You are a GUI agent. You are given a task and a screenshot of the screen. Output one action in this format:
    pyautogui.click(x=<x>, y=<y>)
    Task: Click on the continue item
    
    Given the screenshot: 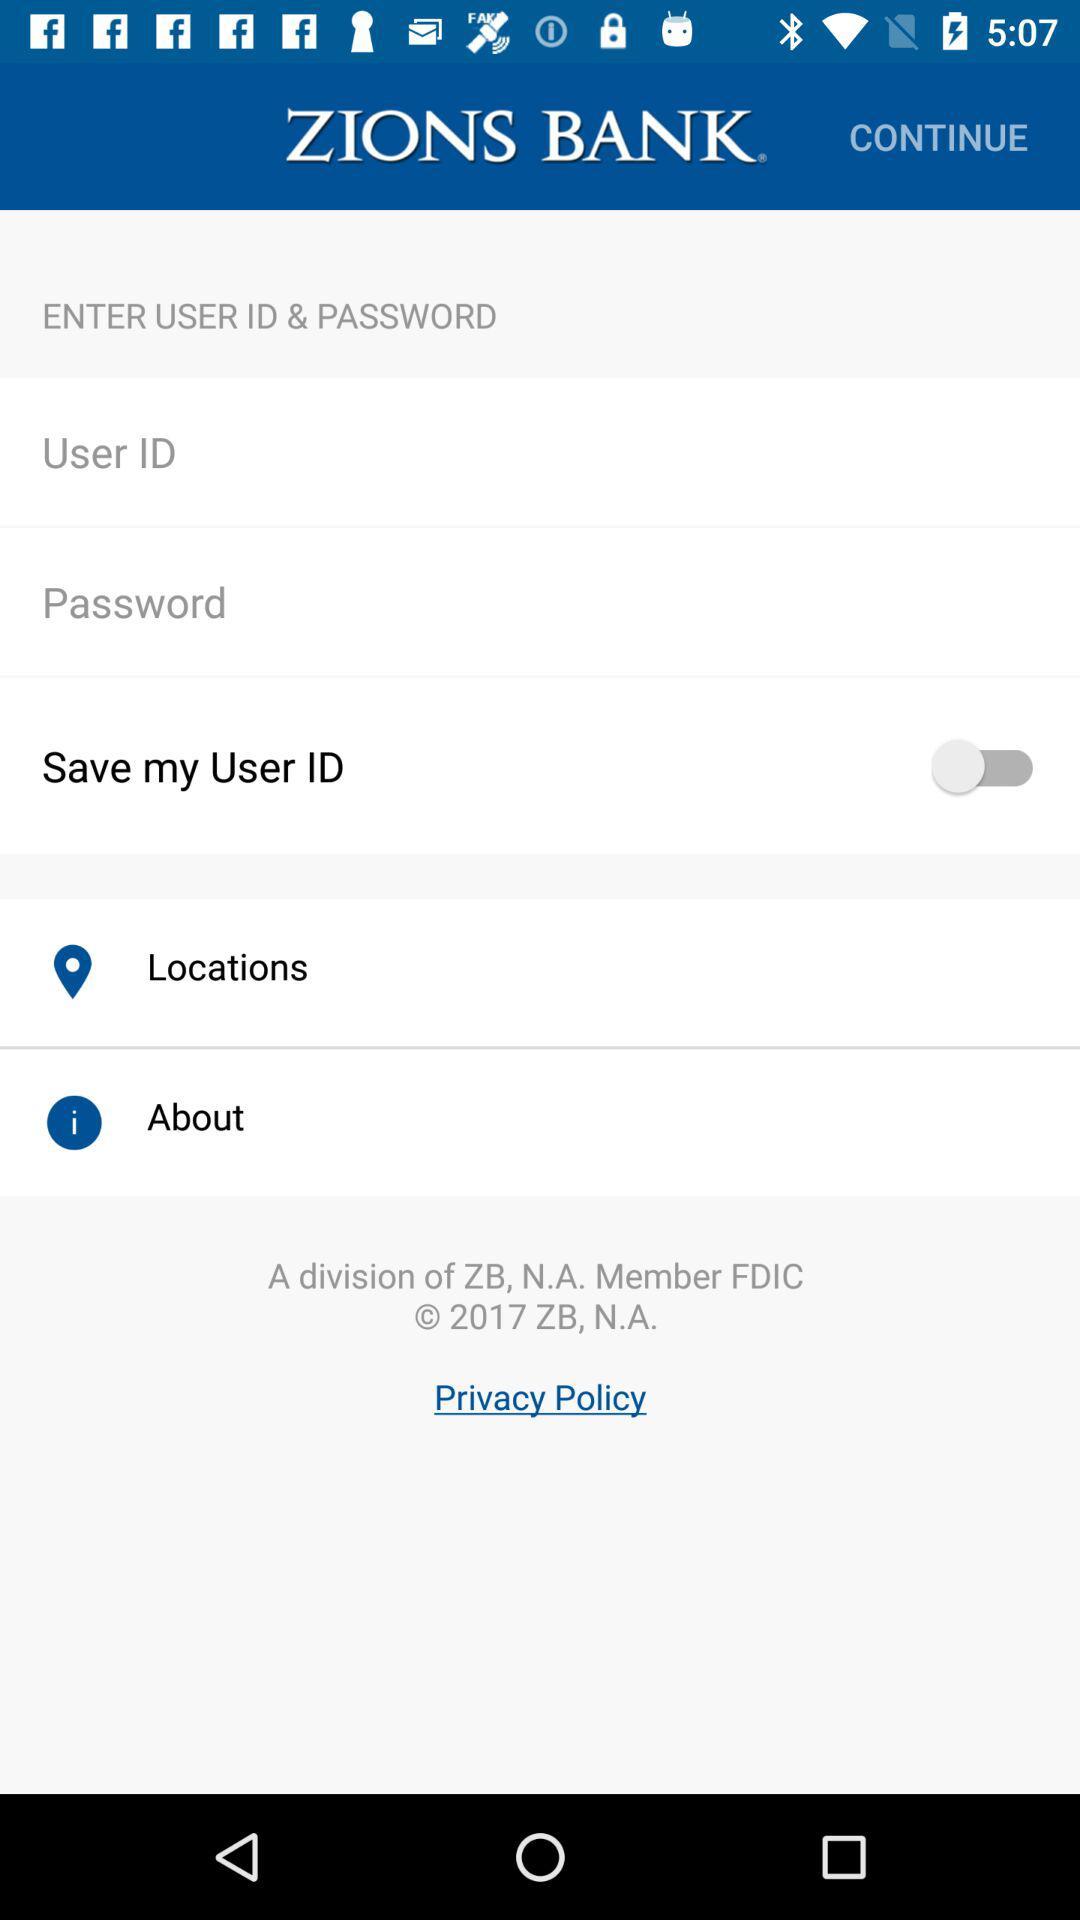 What is the action you would take?
    pyautogui.click(x=938, y=135)
    